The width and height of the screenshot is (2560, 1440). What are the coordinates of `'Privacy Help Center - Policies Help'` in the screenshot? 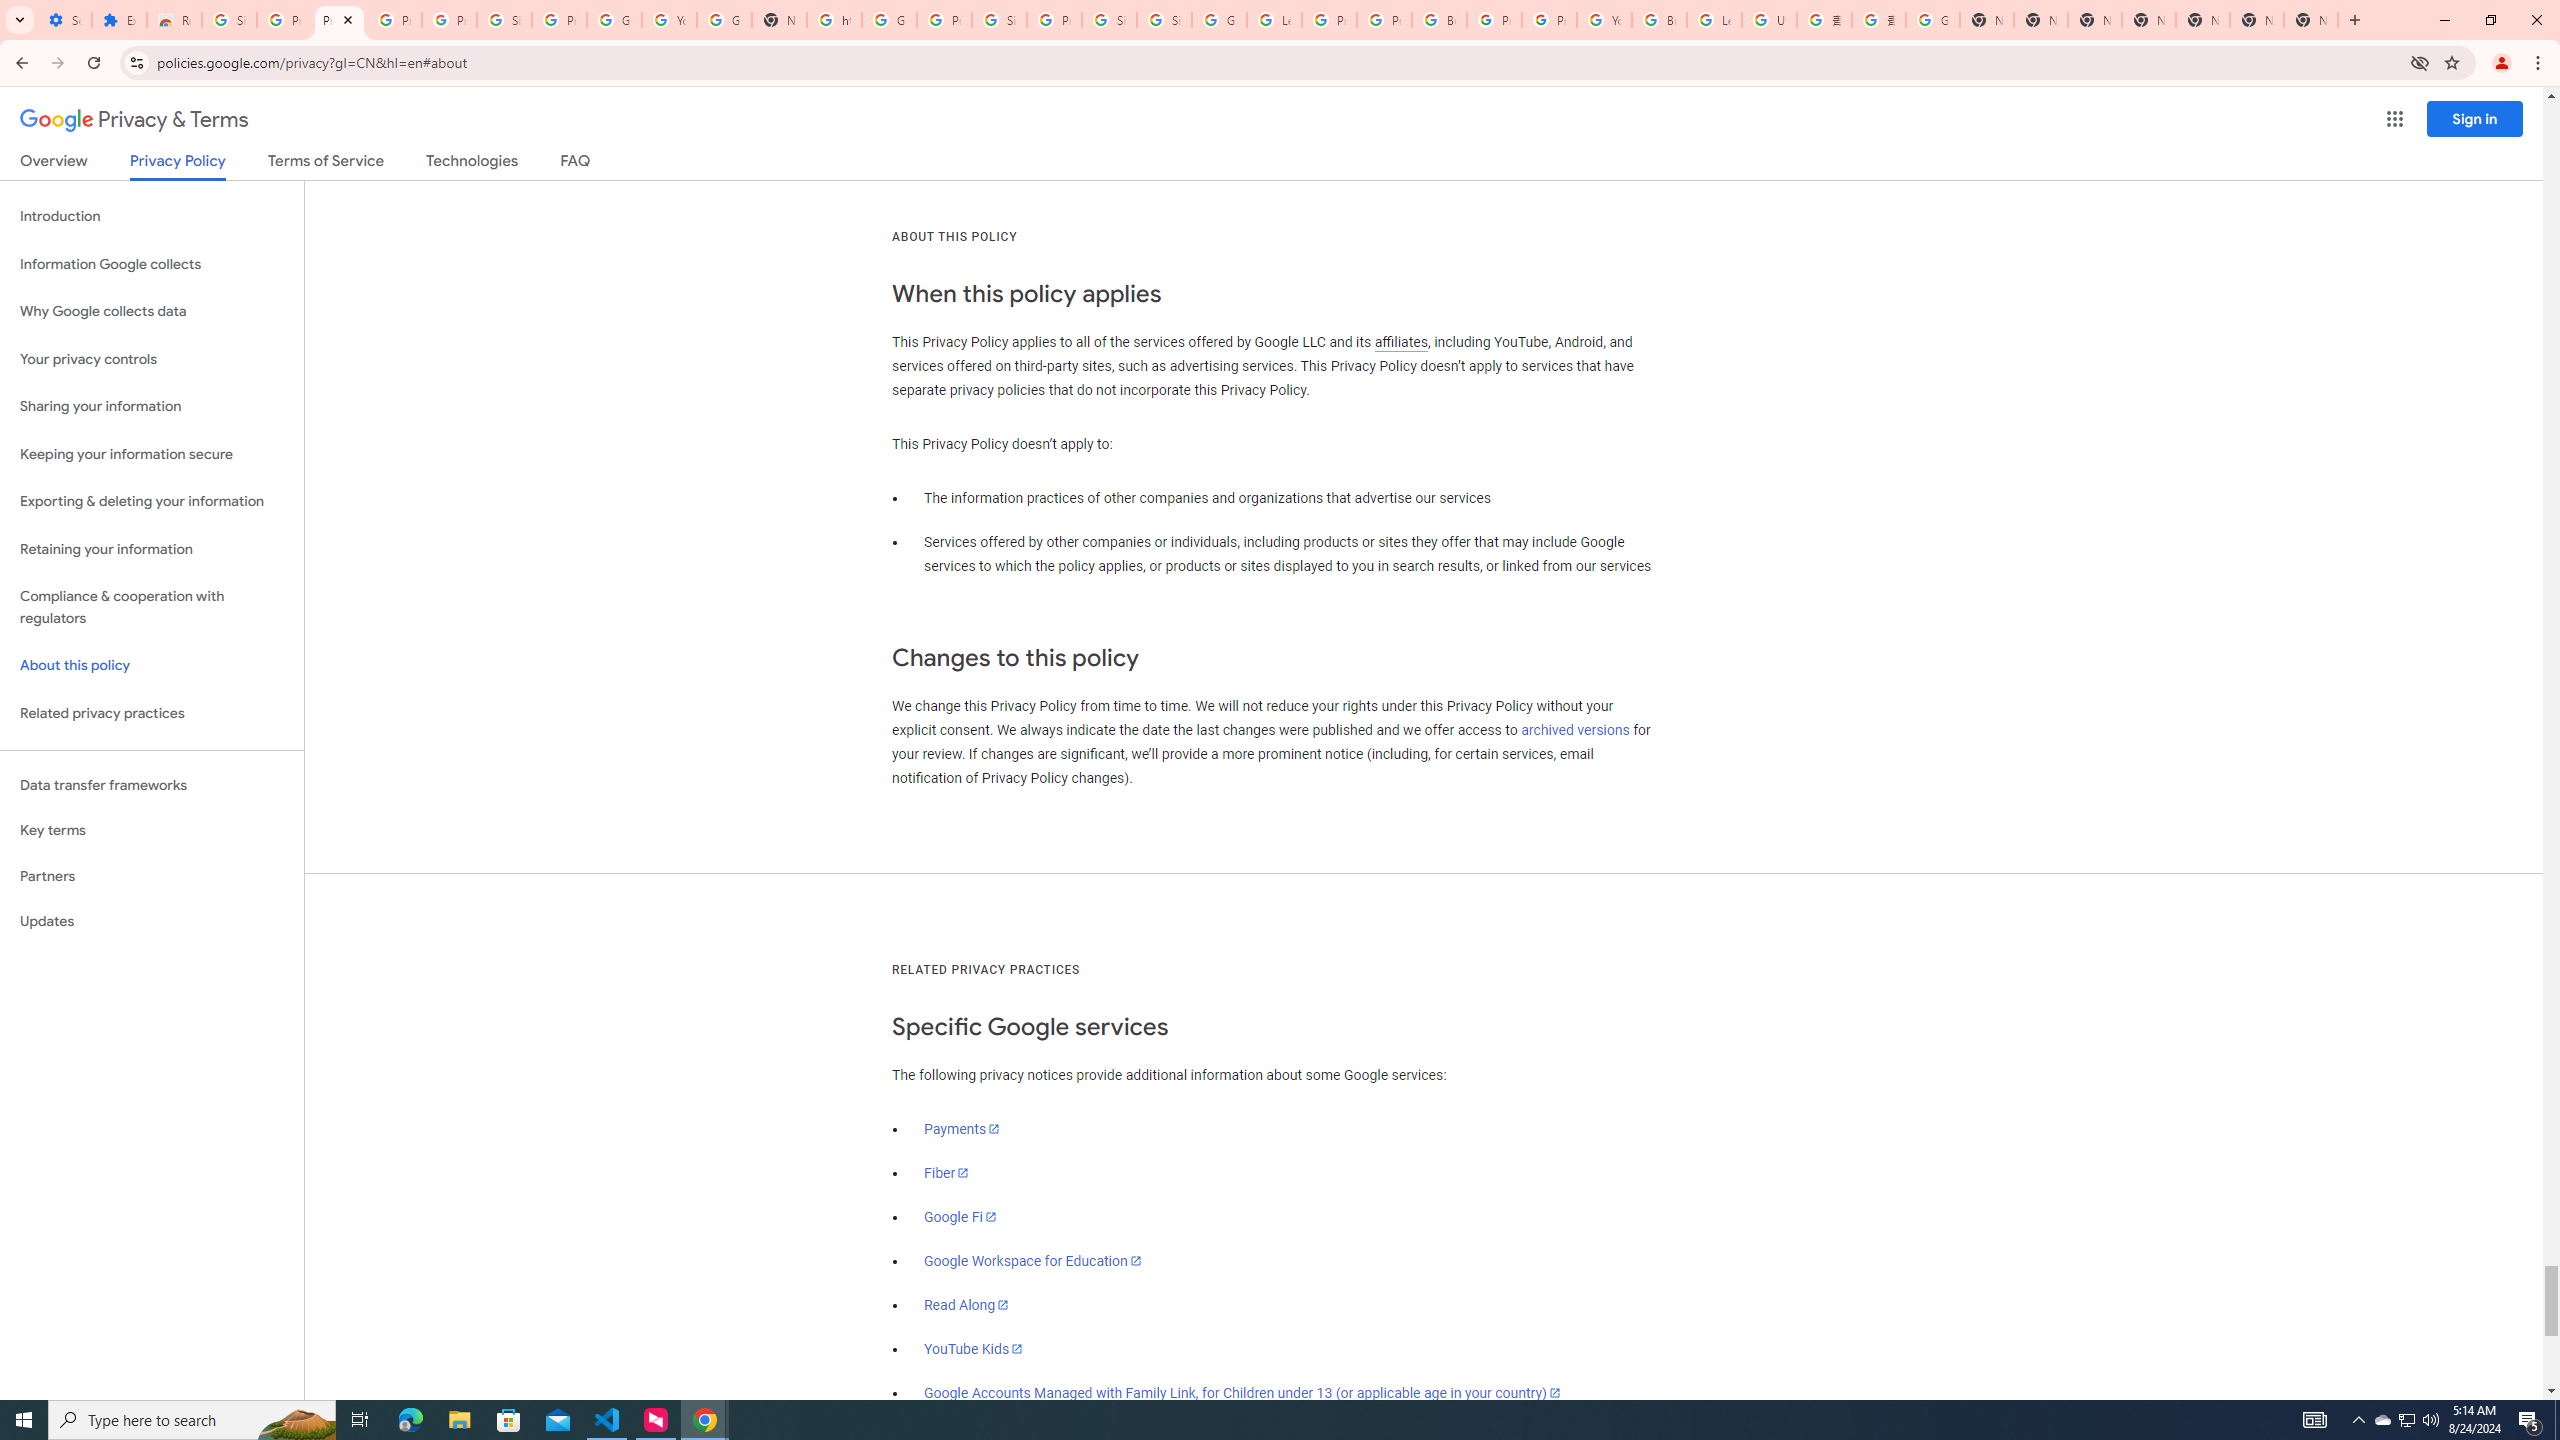 It's located at (1328, 19).